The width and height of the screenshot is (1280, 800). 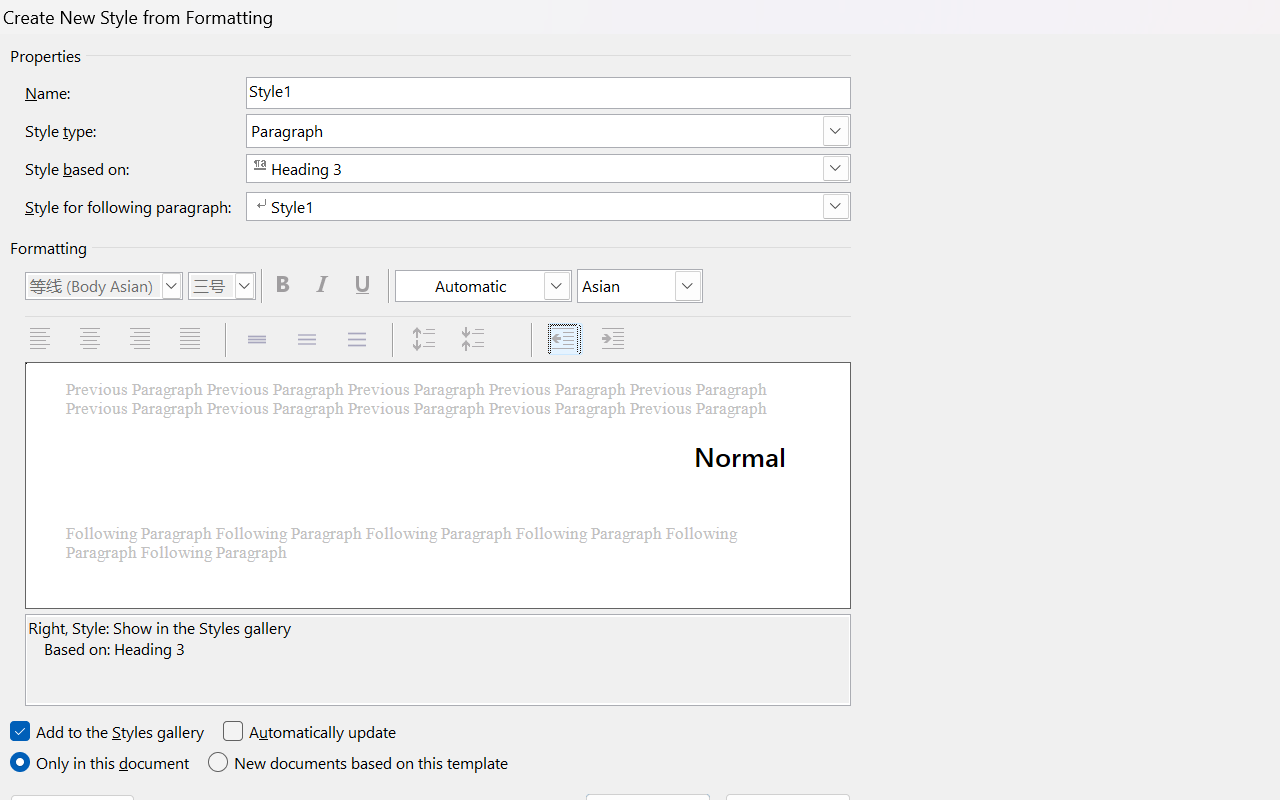 I want to click on 'Bold', so click(x=284, y=285).